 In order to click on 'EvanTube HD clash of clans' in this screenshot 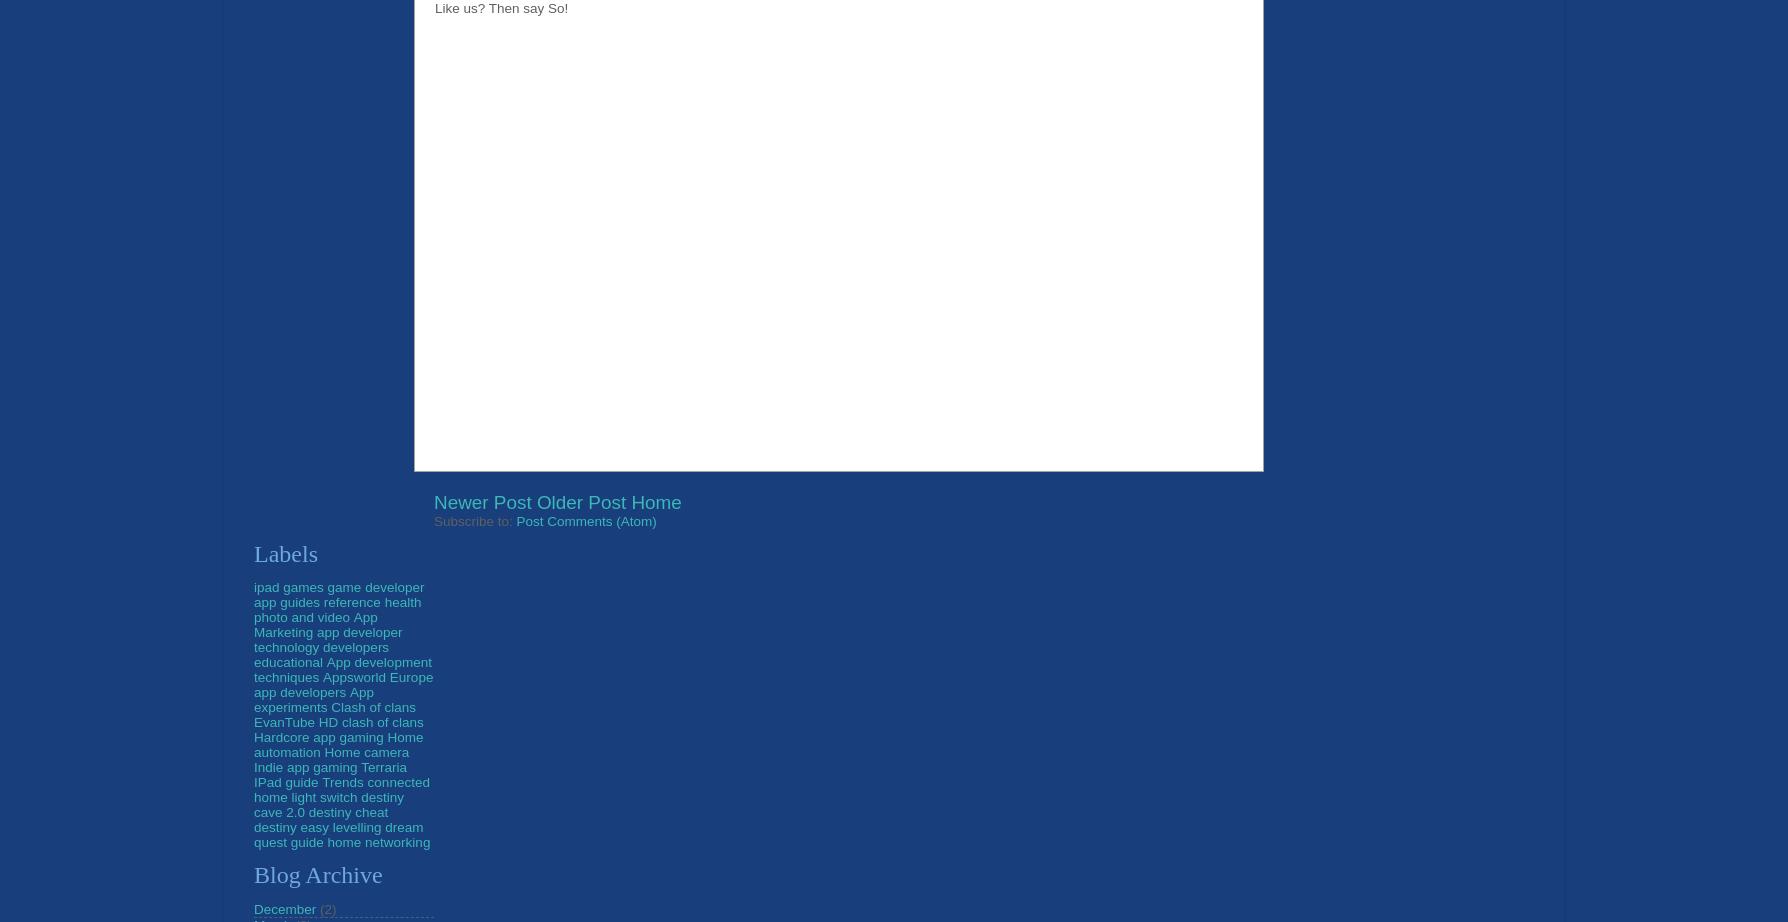, I will do `click(337, 720)`.